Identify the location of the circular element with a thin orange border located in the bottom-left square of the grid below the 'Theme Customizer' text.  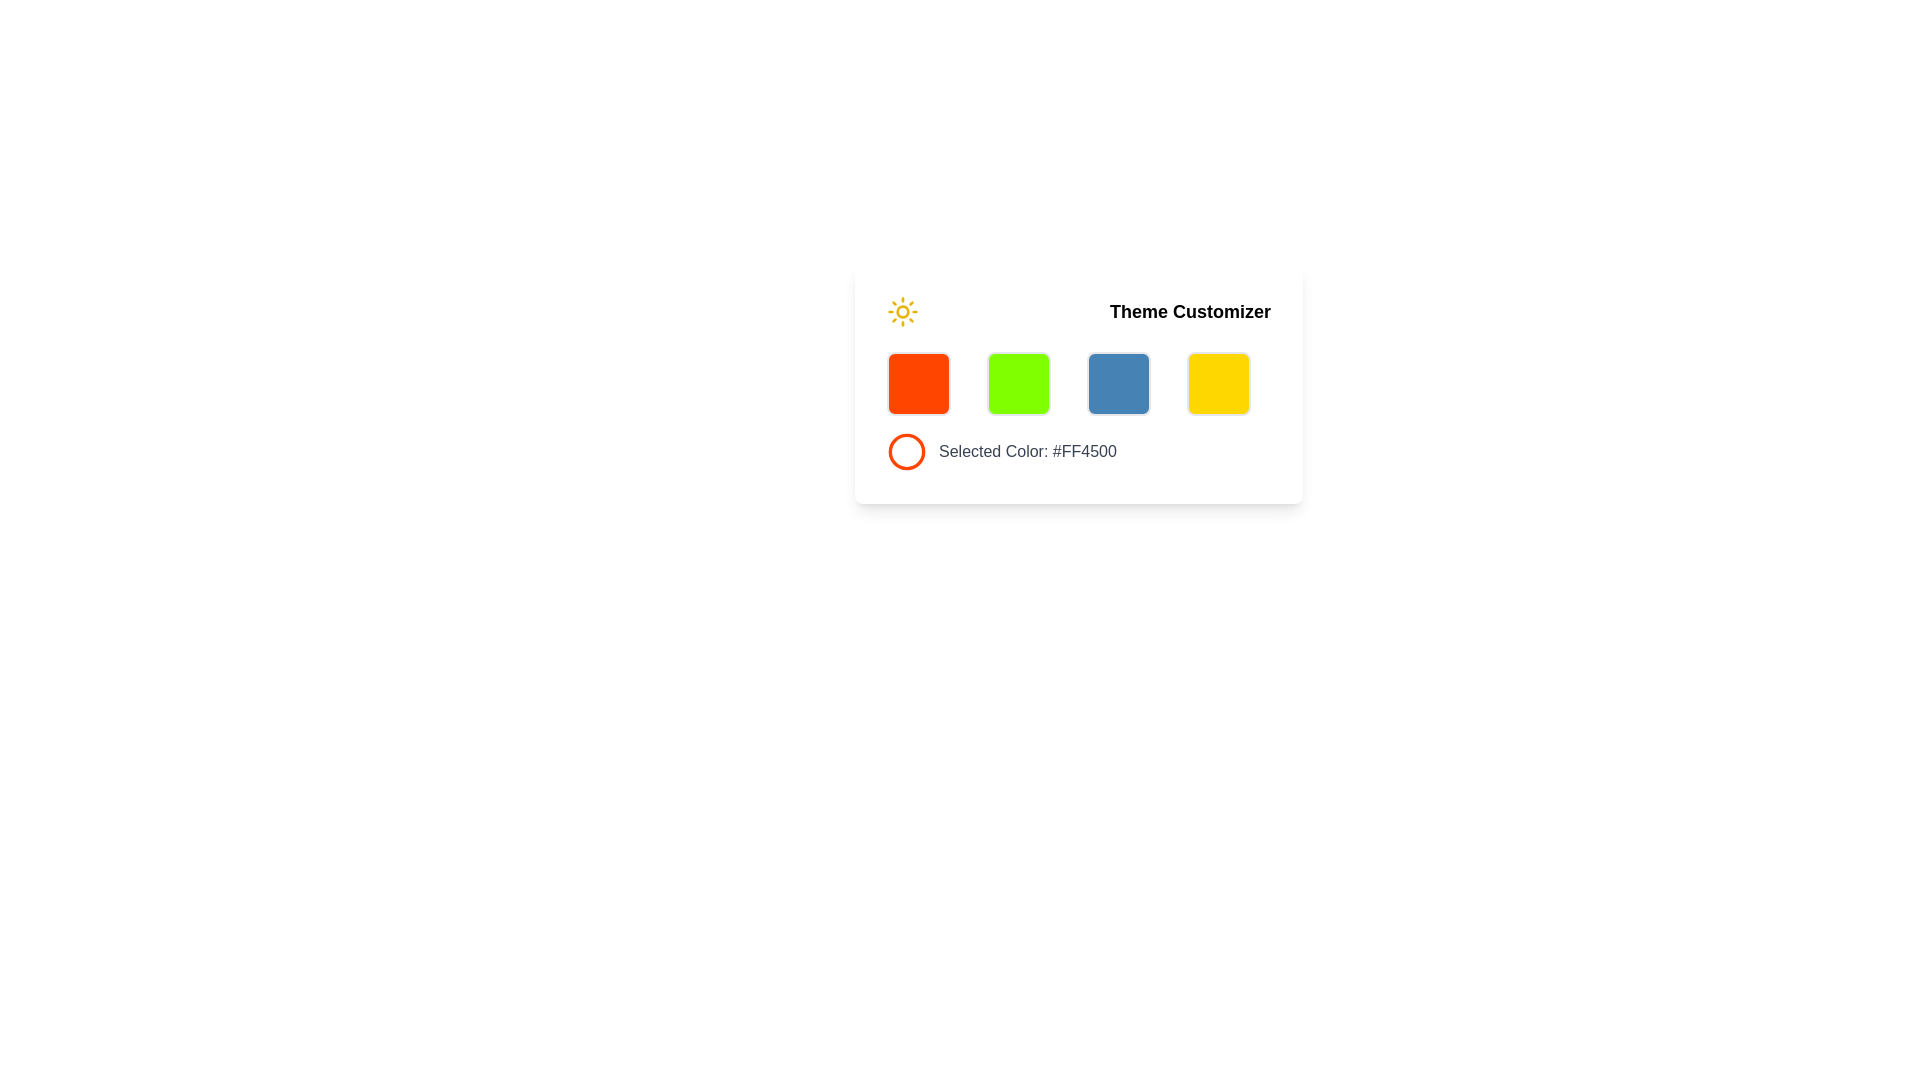
(906, 451).